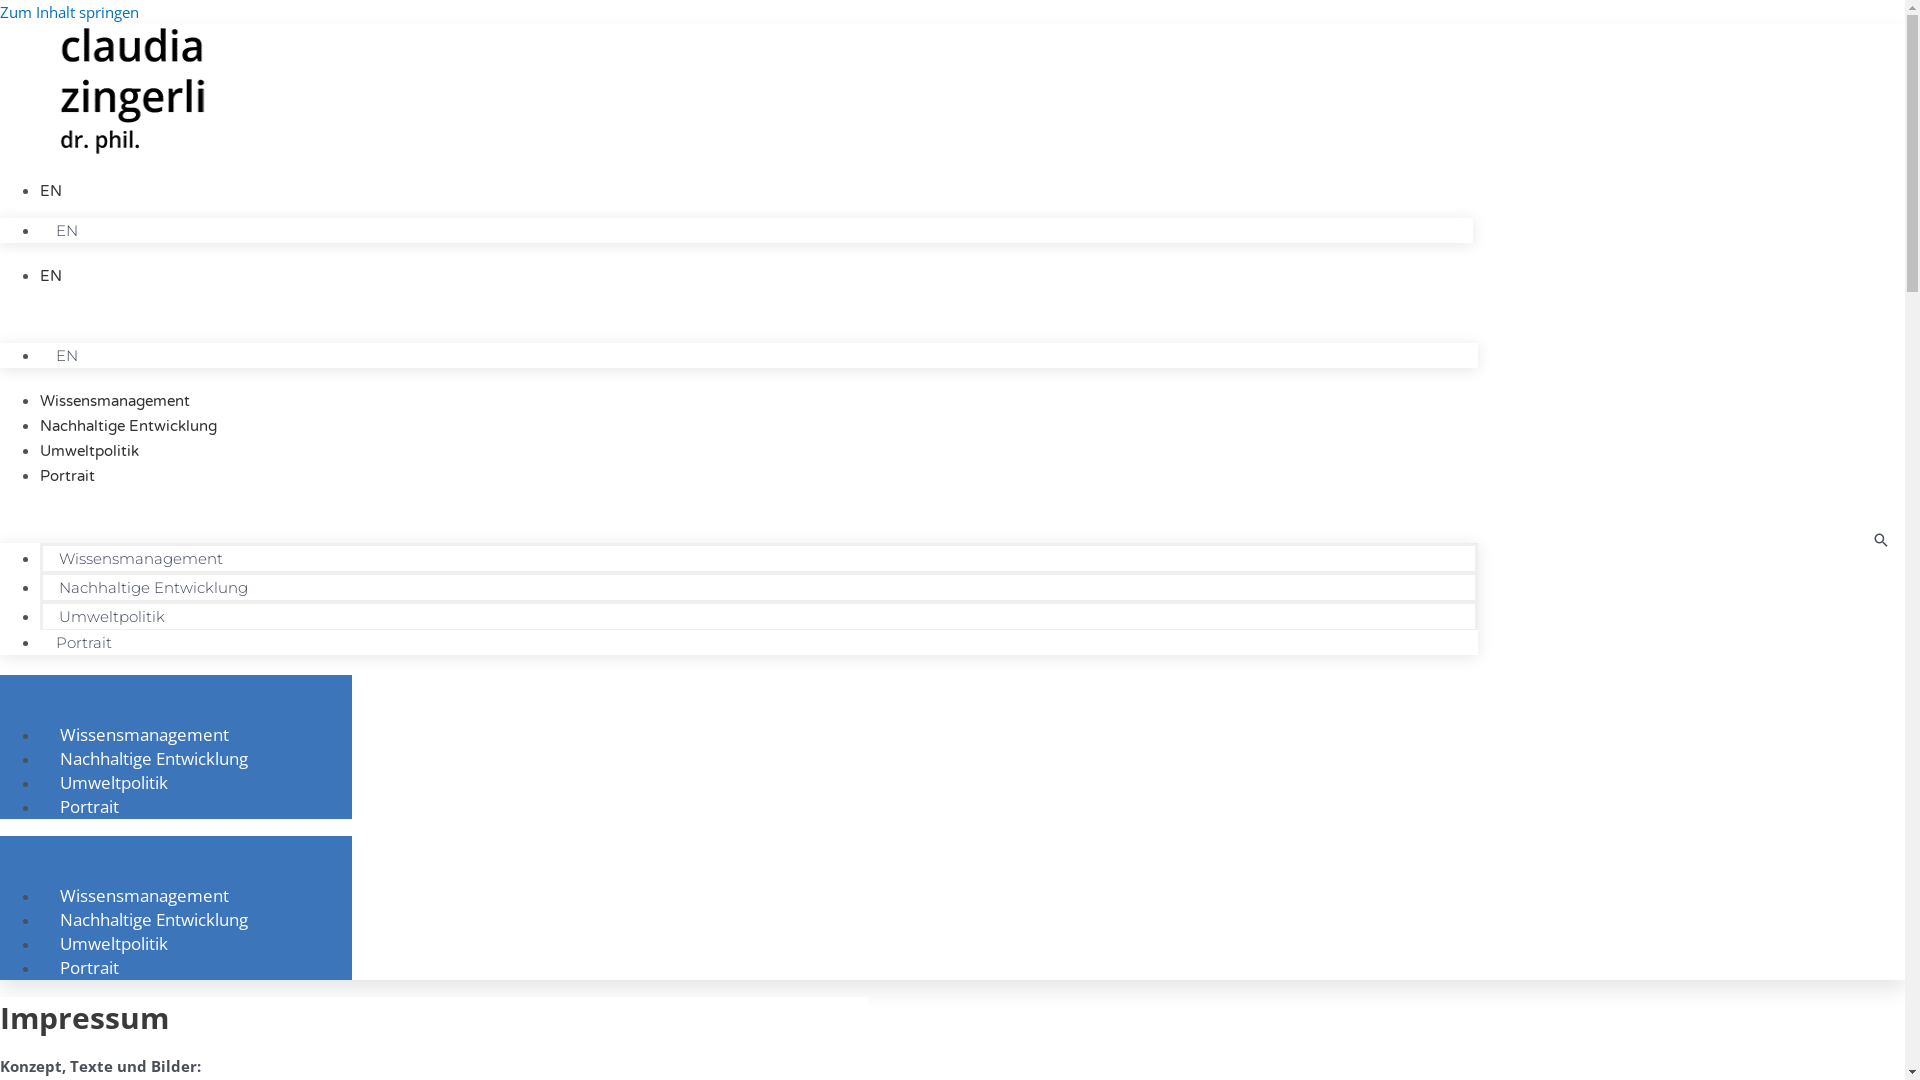 The image size is (1920, 1080). Describe the element at coordinates (39, 229) in the screenshot. I see `'EN'` at that location.